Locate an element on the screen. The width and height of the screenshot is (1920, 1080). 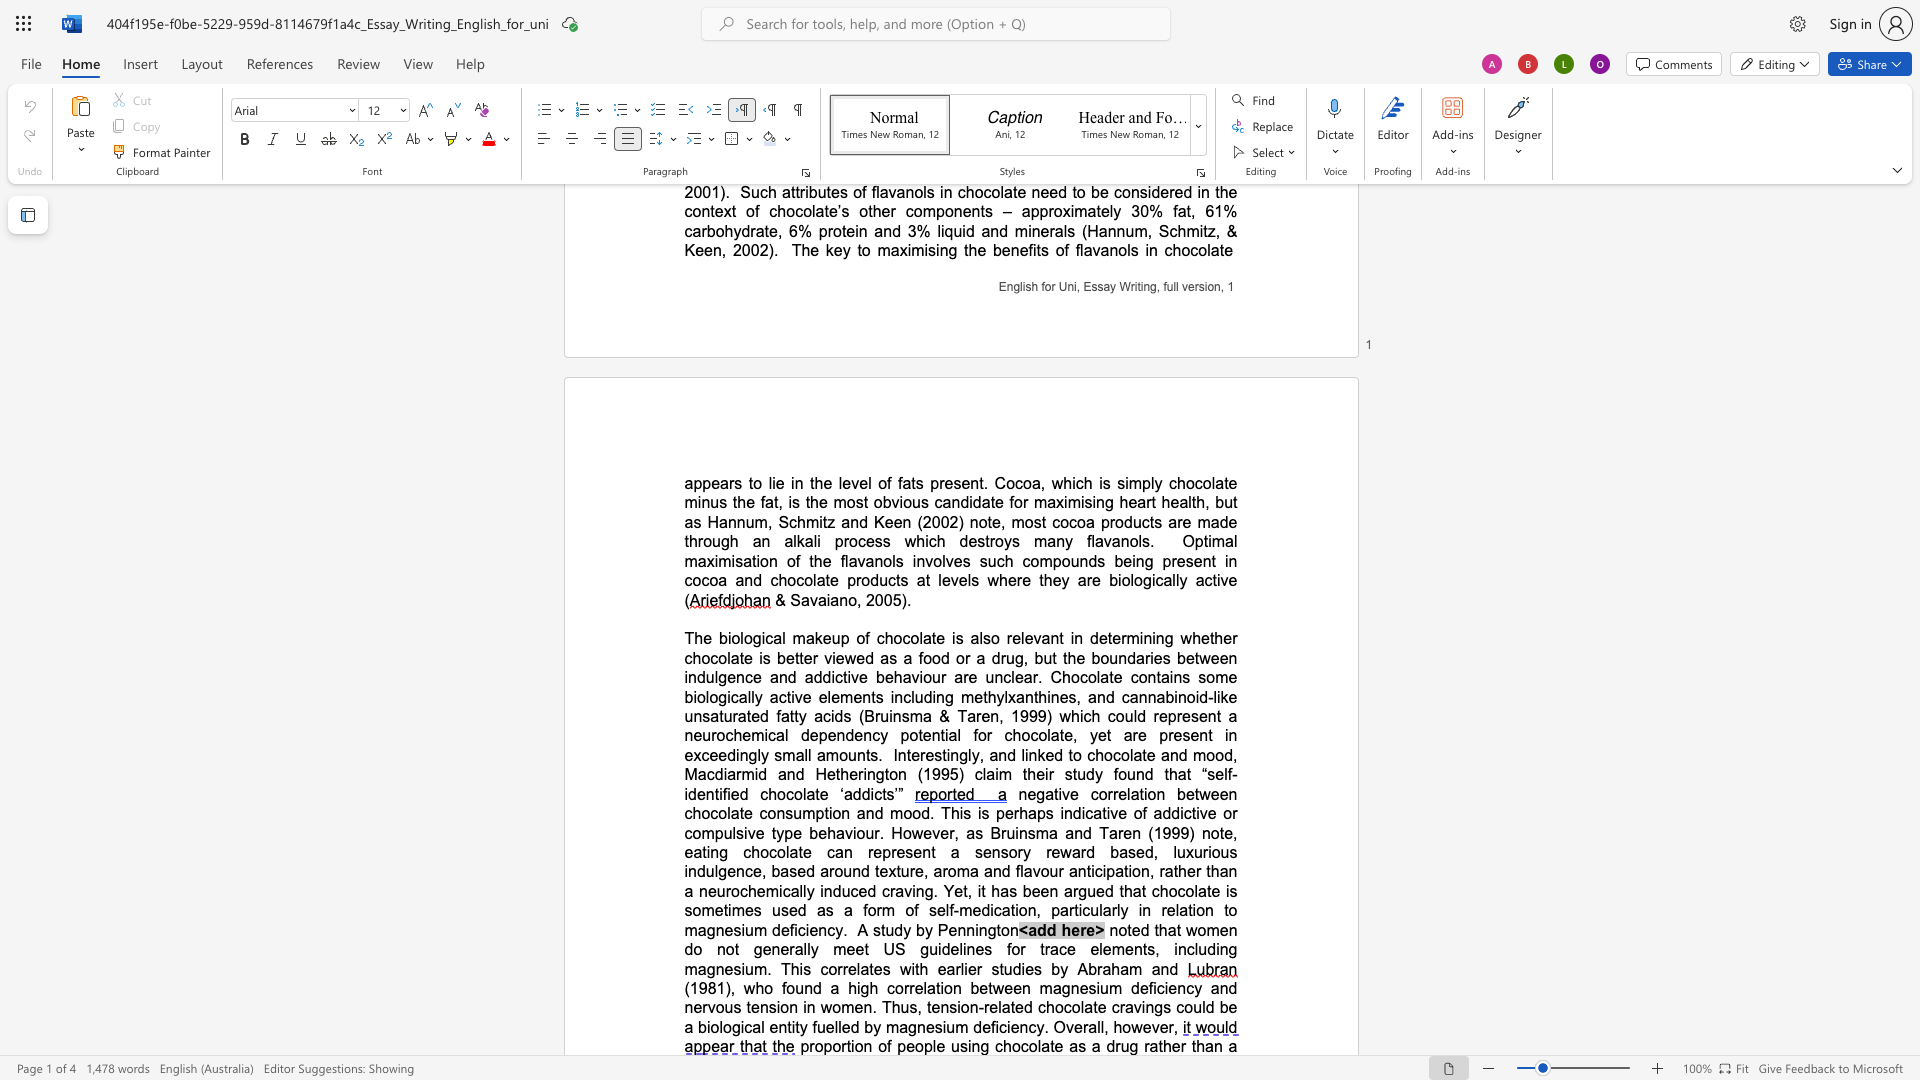
the space between the continuous character "n" and "i" in the text is located at coordinates (973, 930).